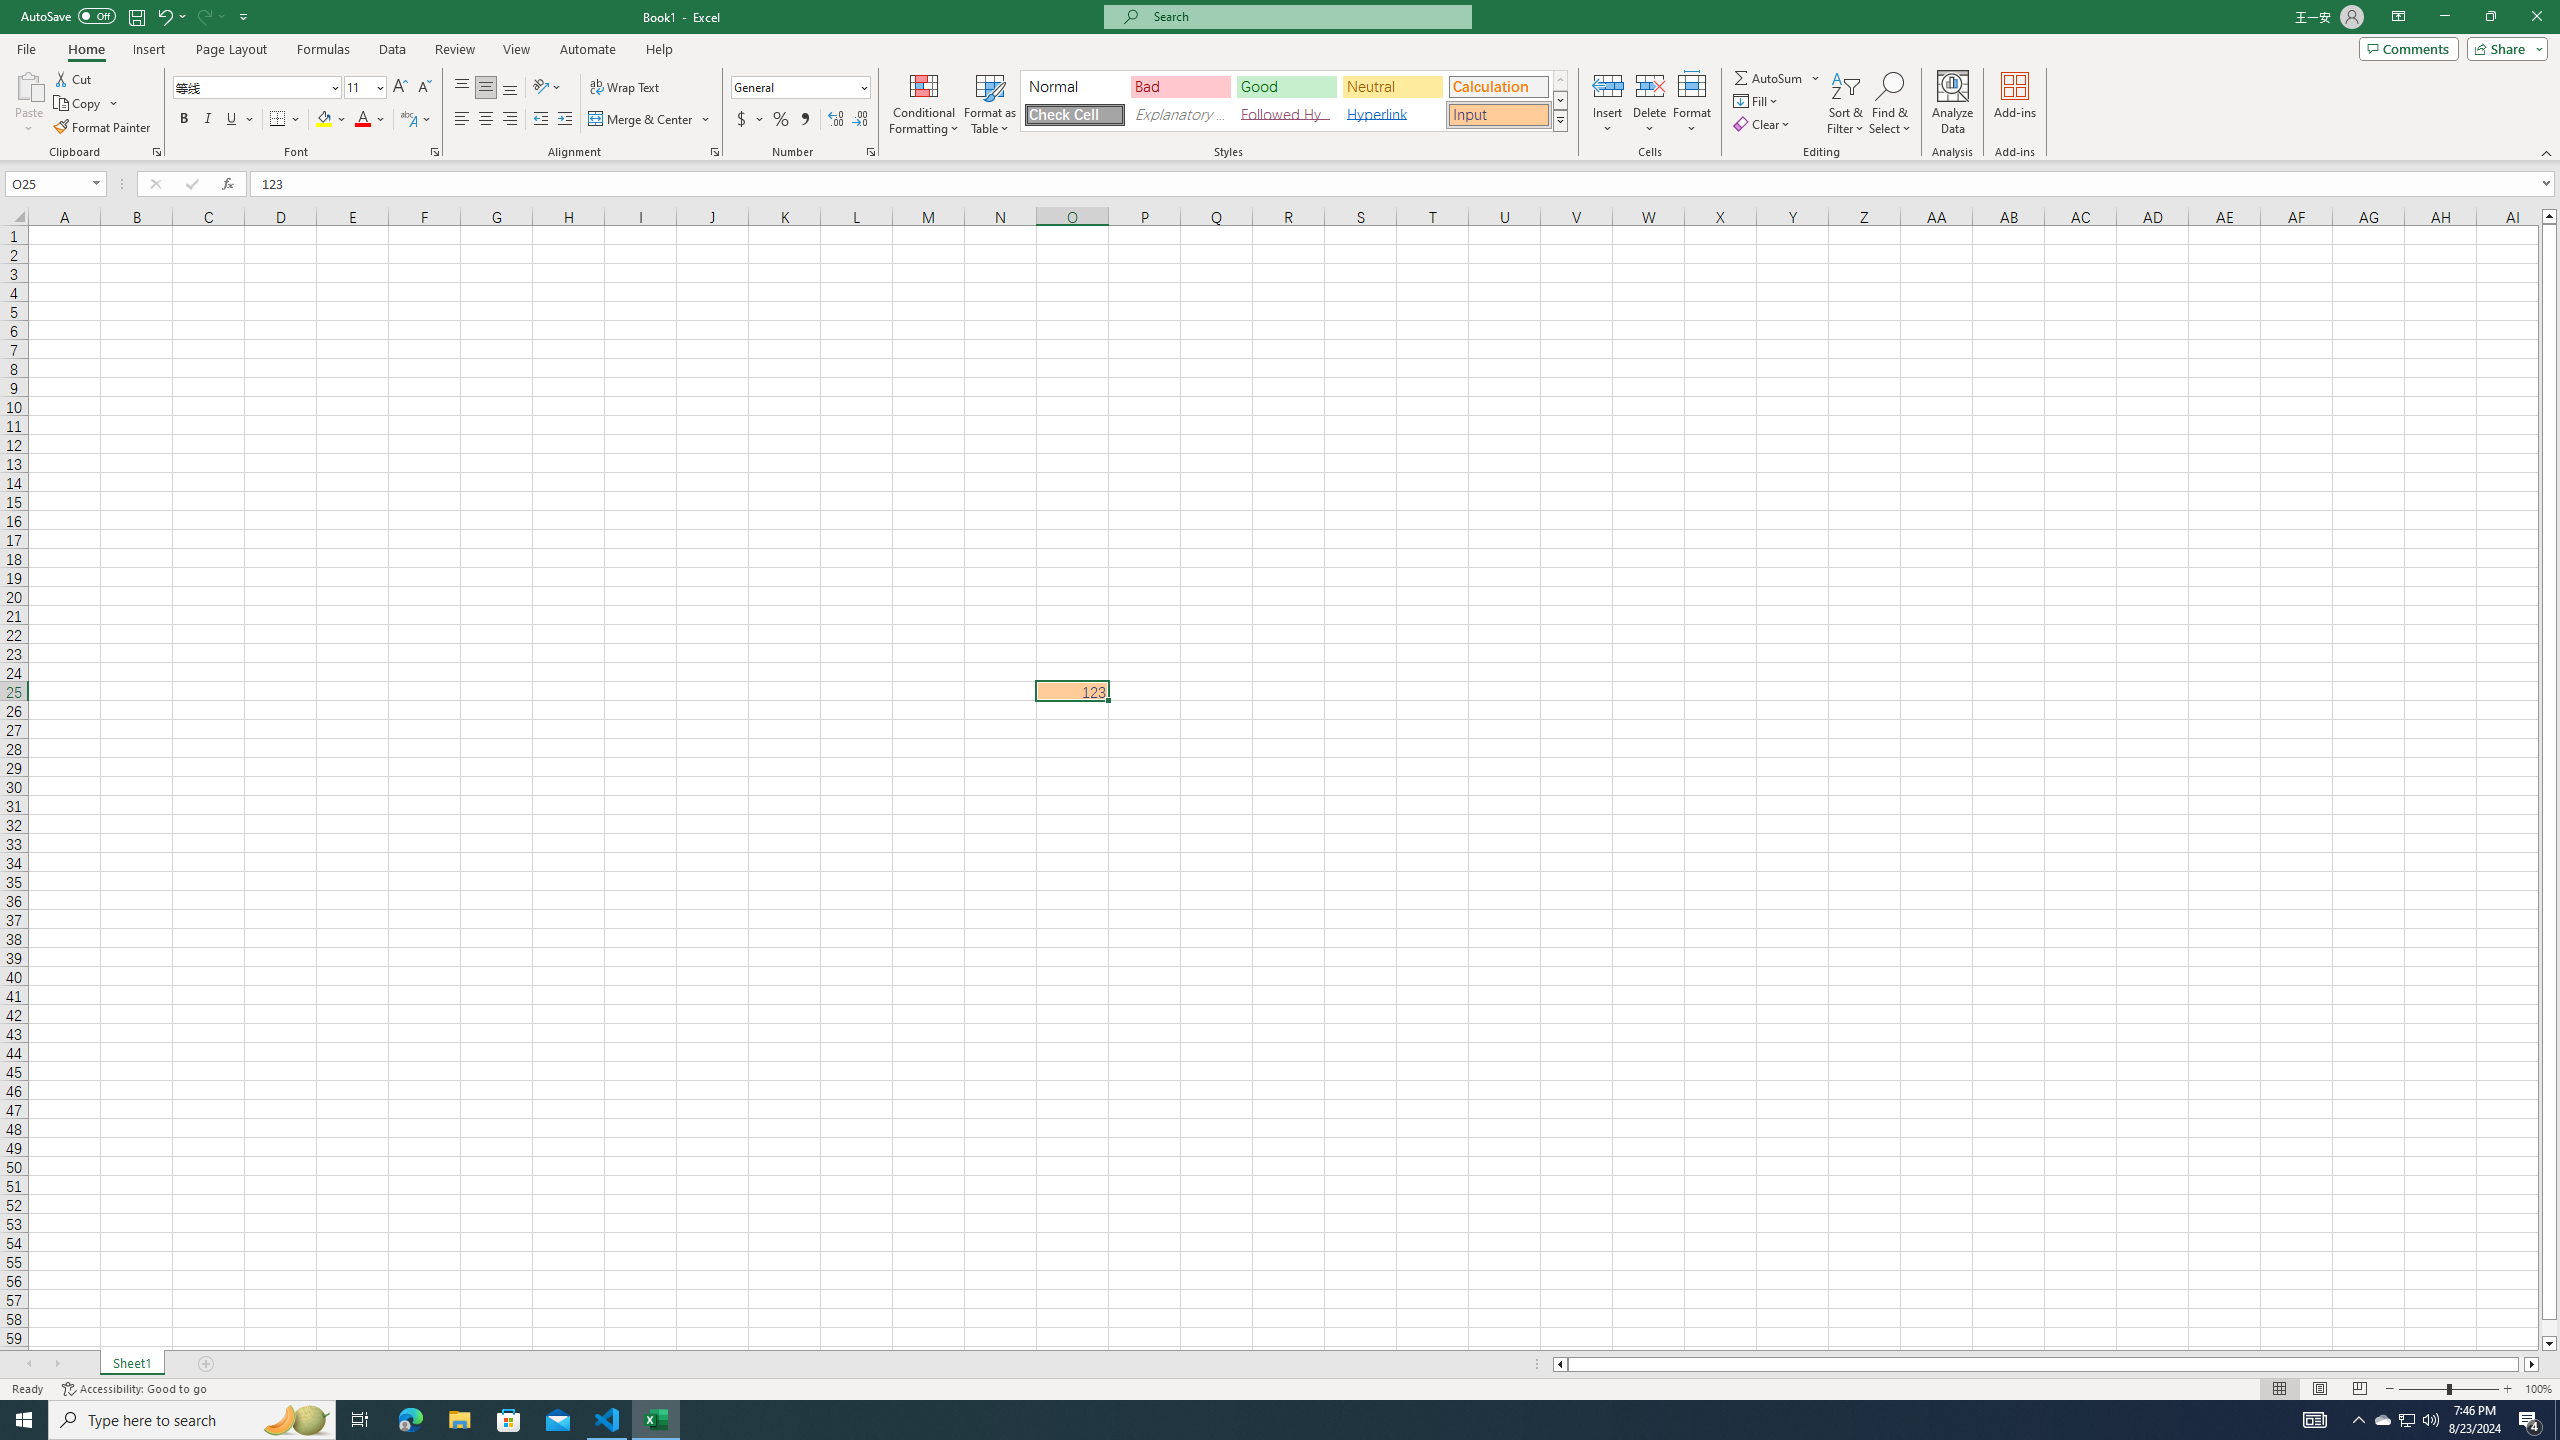 The image size is (2560, 1440). What do you see at coordinates (1648, 103) in the screenshot?
I see `'Delete'` at bounding box center [1648, 103].